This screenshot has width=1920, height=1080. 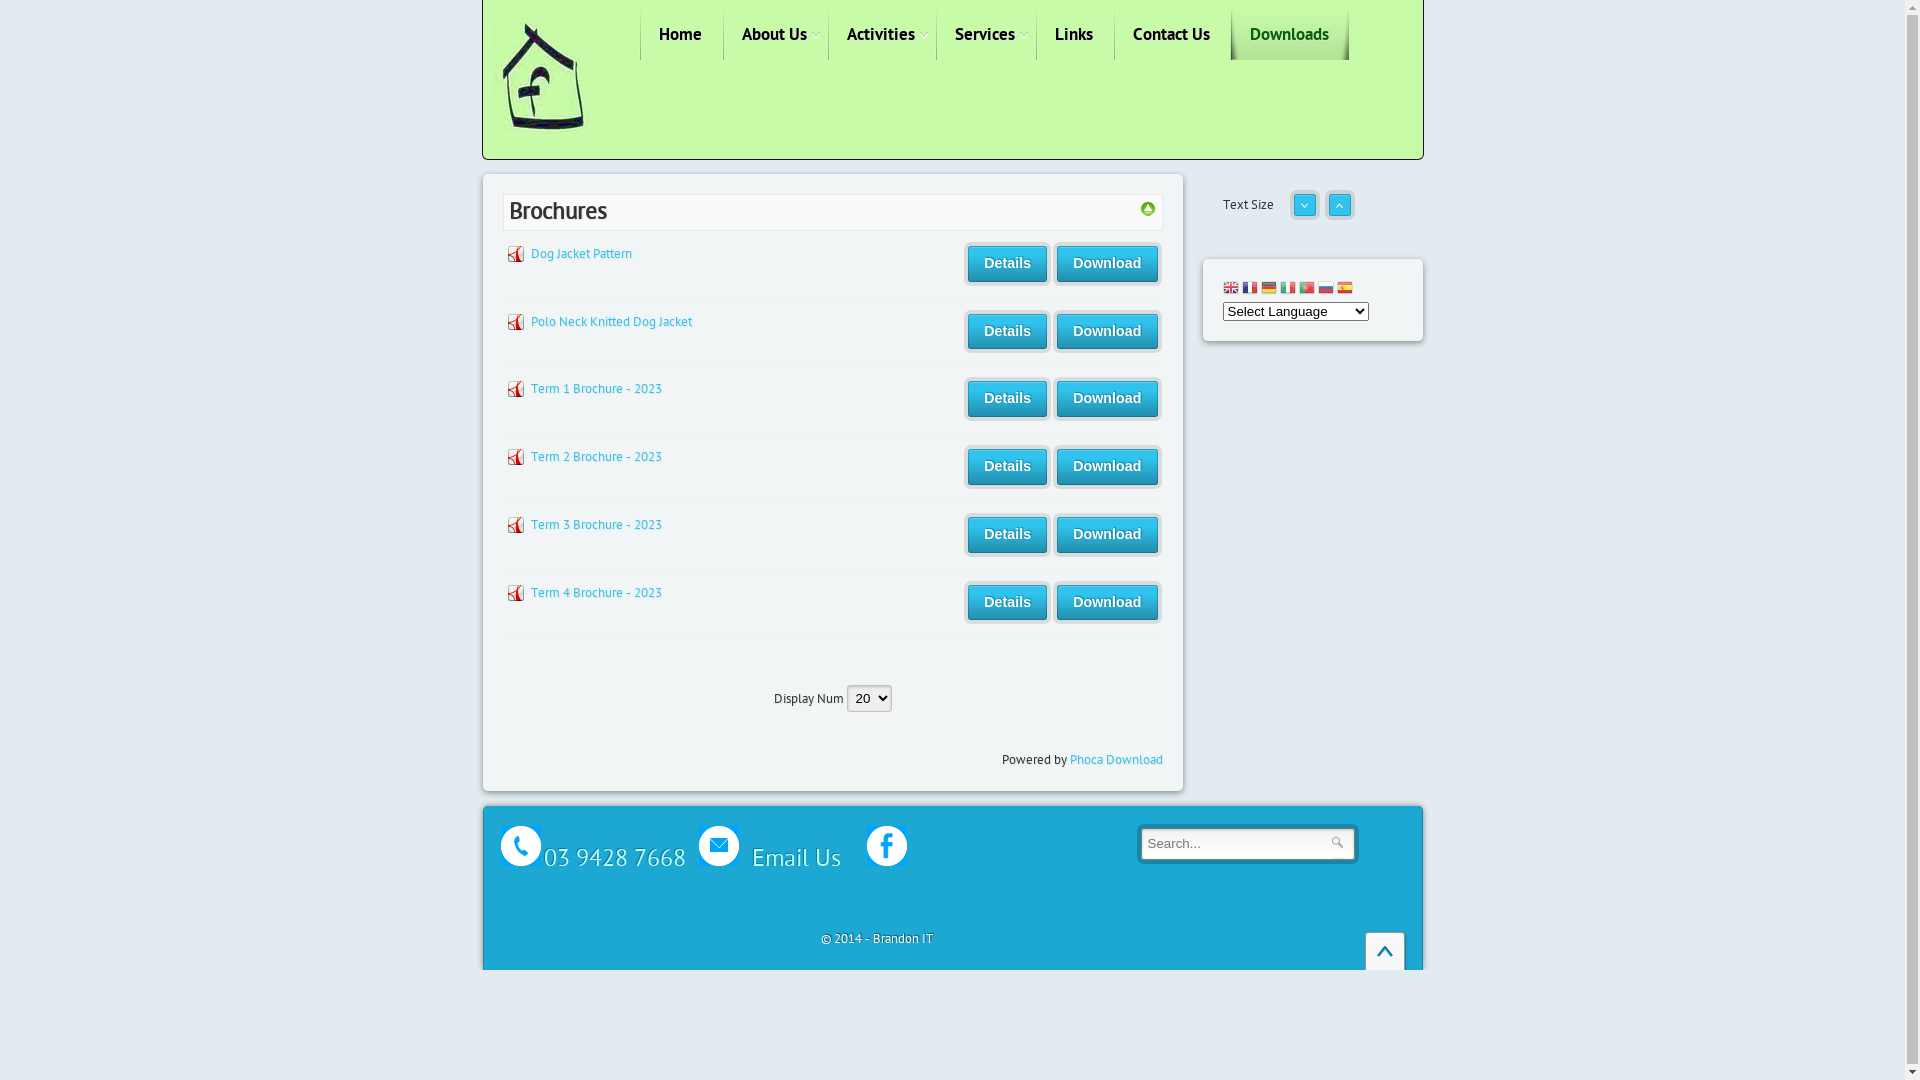 What do you see at coordinates (1344, 289) in the screenshot?
I see `'Spanish'` at bounding box center [1344, 289].